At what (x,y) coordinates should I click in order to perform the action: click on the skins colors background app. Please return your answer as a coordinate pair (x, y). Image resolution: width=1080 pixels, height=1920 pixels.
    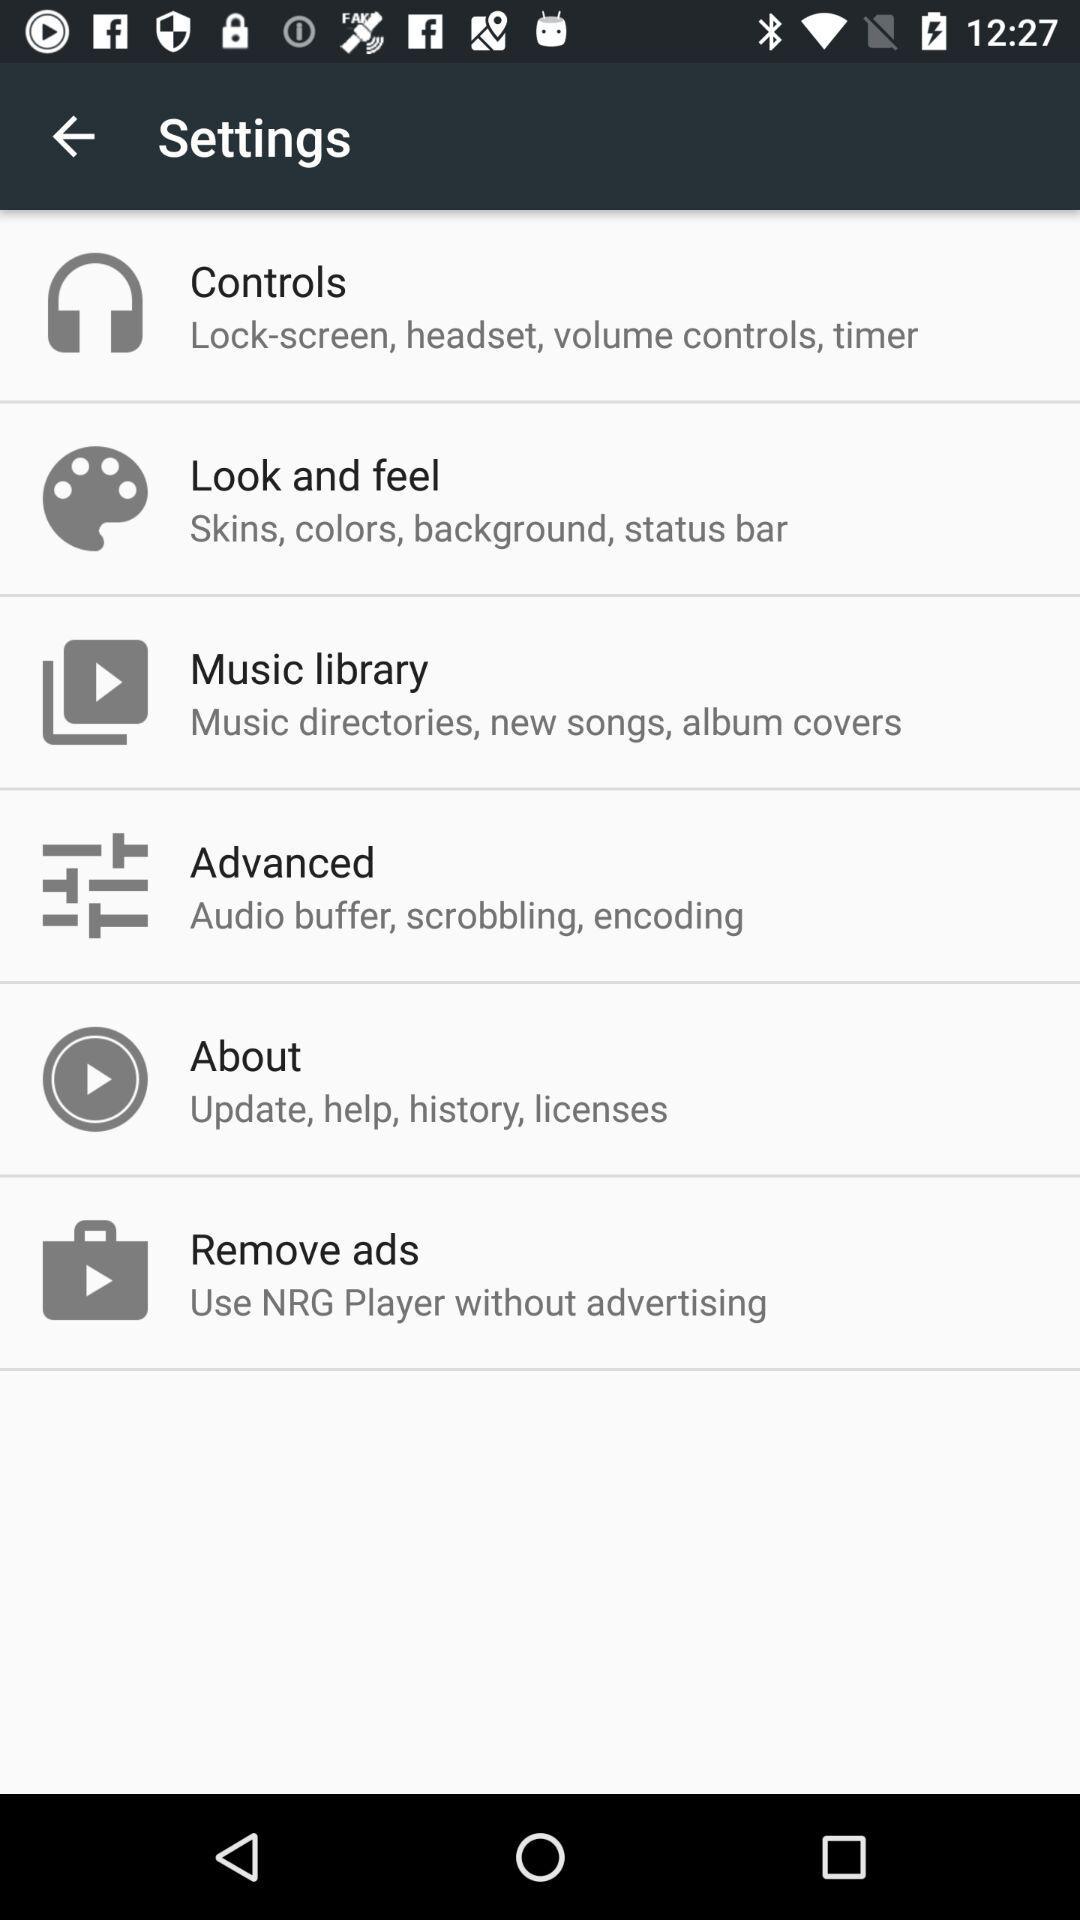
    Looking at the image, I should click on (489, 527).